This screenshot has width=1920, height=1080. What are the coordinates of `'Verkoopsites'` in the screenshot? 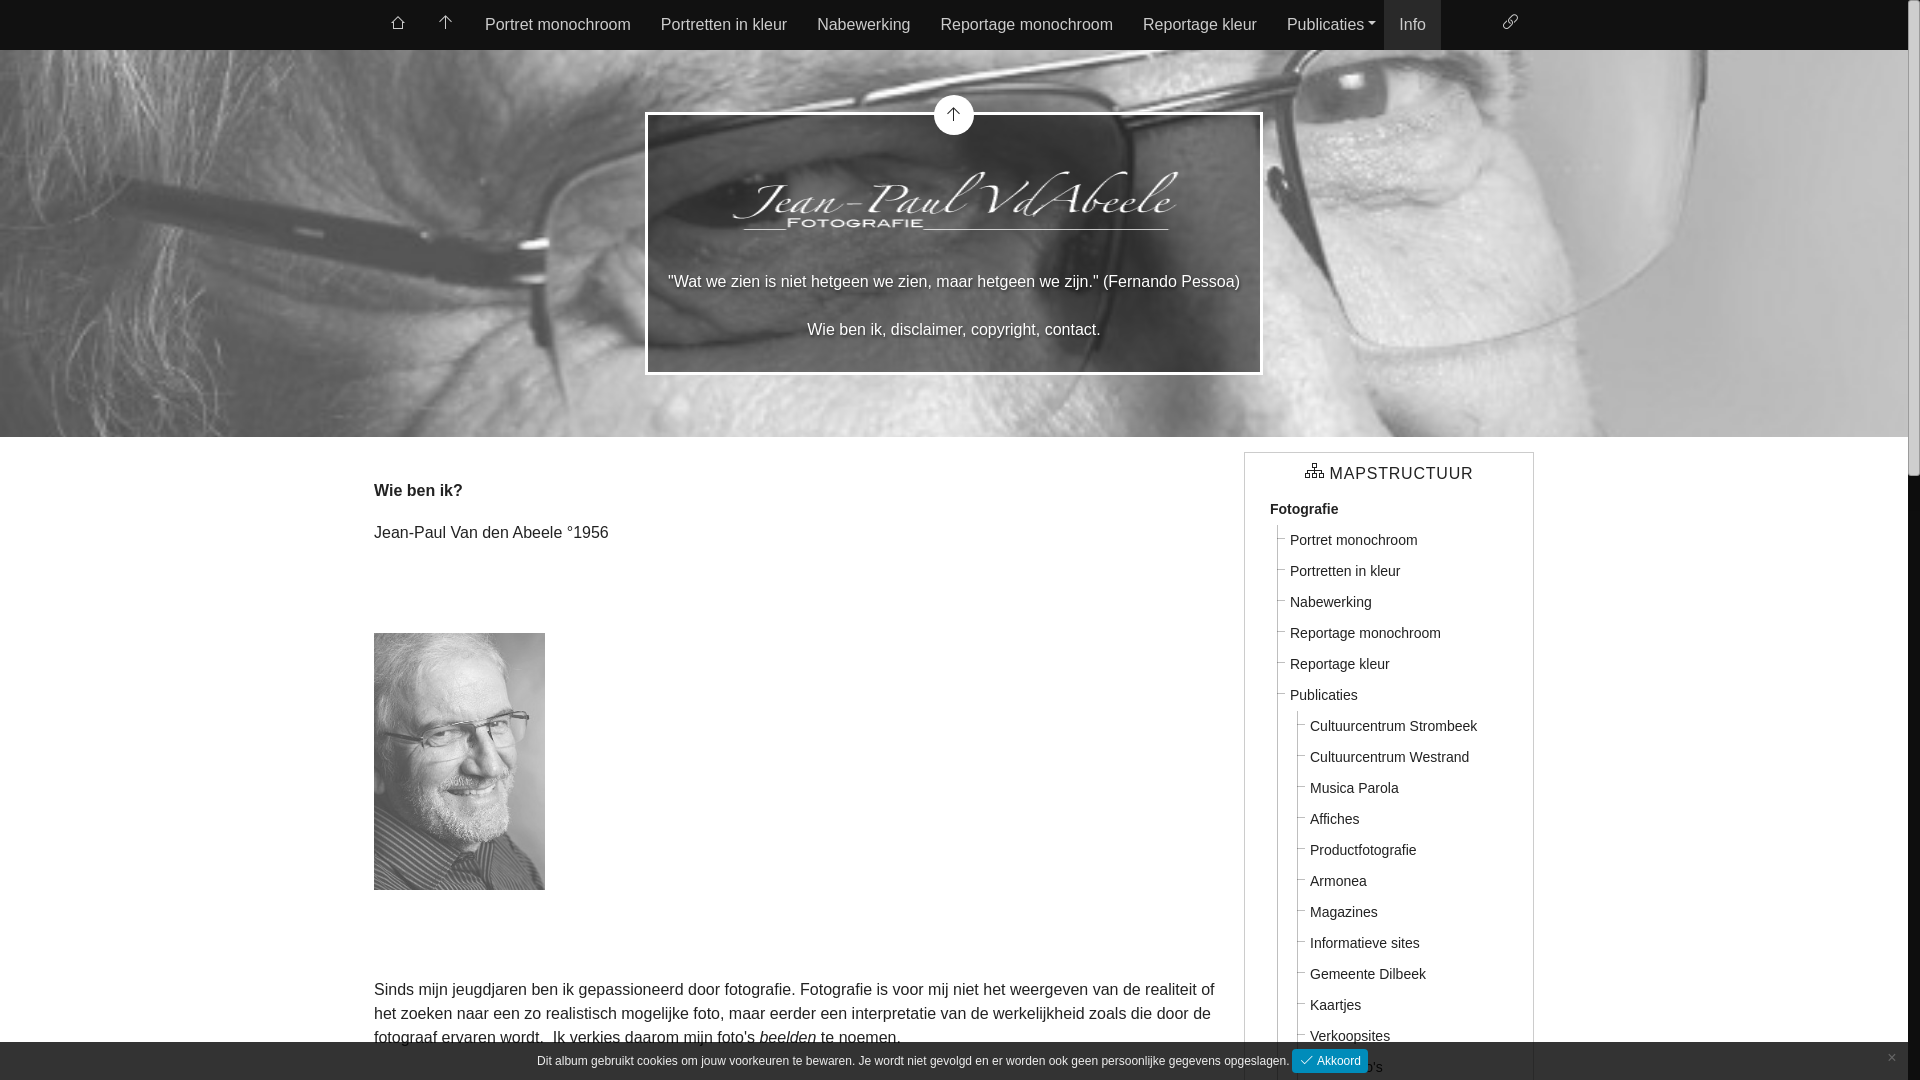 It's located at (1349, 1035).